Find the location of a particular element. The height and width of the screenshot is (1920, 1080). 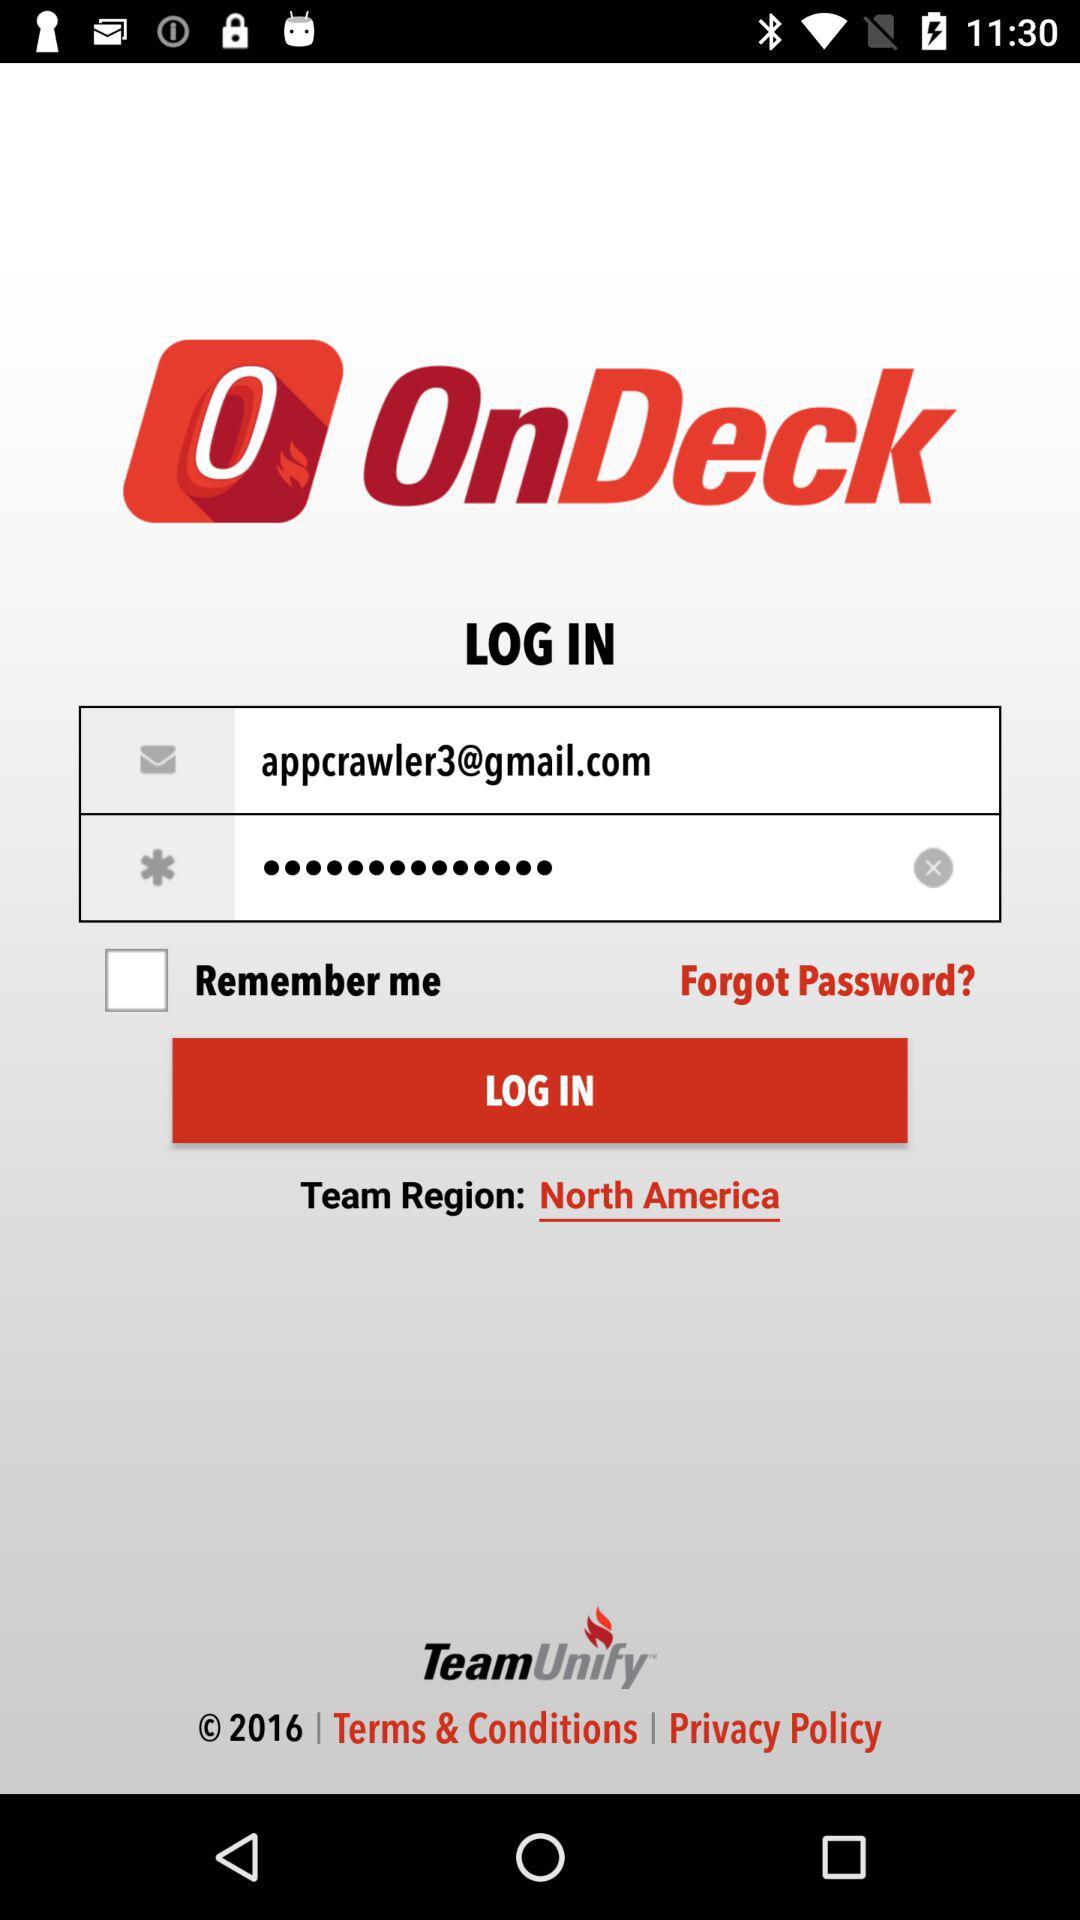

the privacy policy item is located at coordinates (774, 1727).